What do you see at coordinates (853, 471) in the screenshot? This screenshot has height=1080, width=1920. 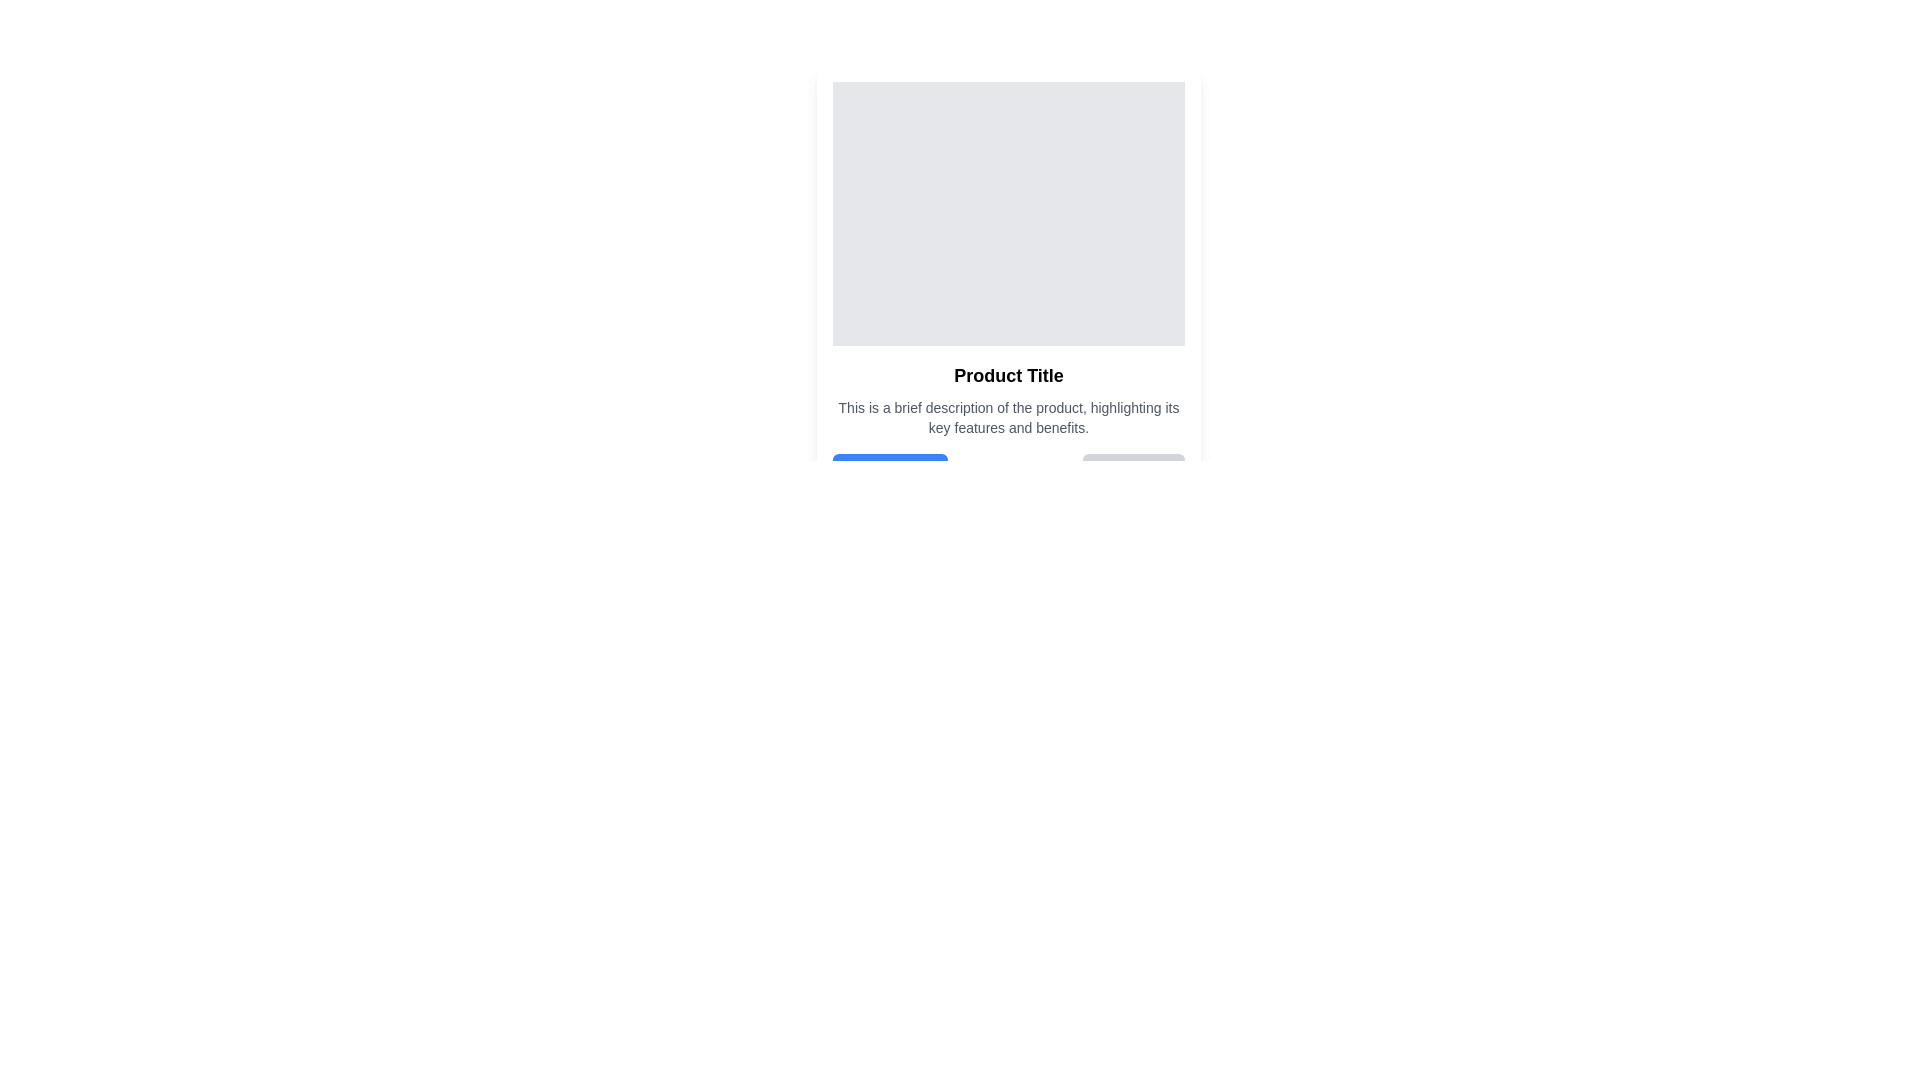 I see `the download icon located within the download button at the bottom left of the card, which is visually indicated by its position preceding the text 'Download'` at bounding box center [853, 471].